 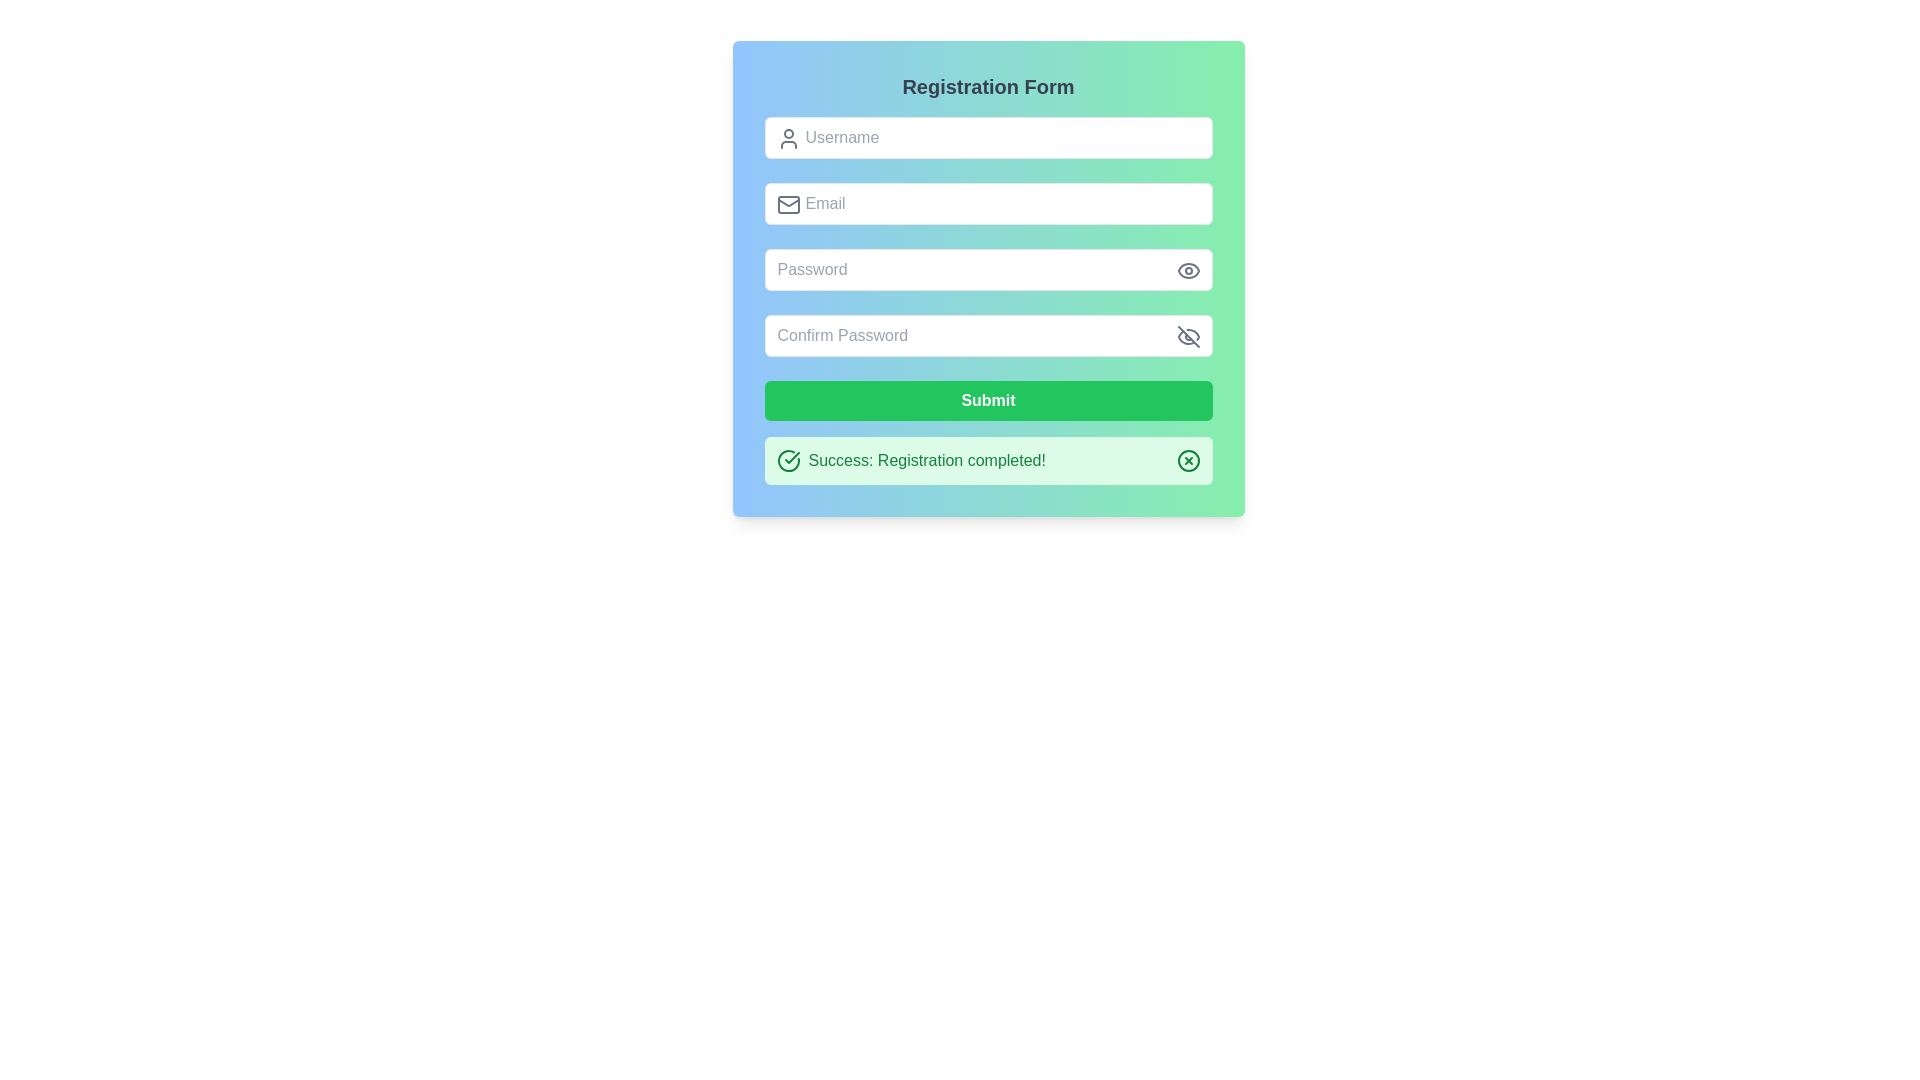 What do you see at coordinates (988, 268) in the screenshot?
I see `the Form section within the Registration Form component, which features a vertically stacked layout with green and blue background gradients` at bounding box center [988, 268].